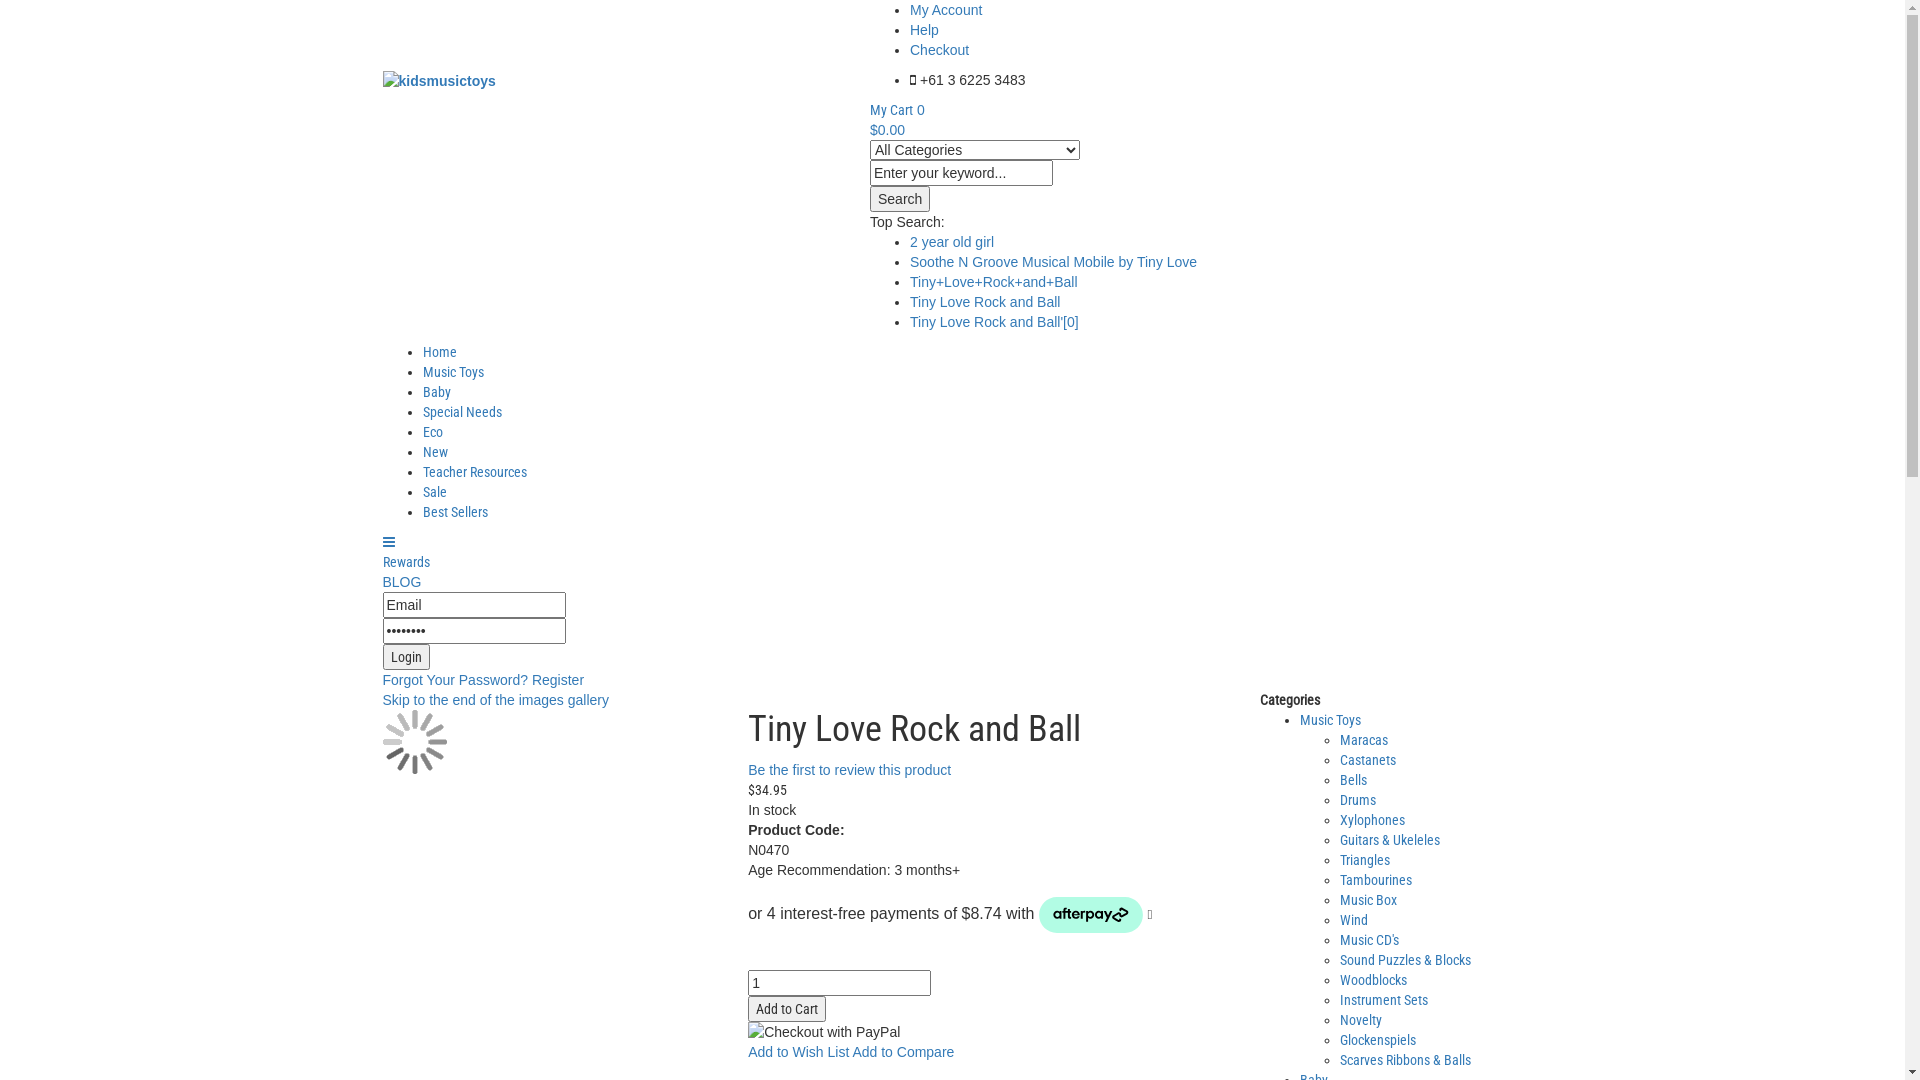  What do you see at coordinates (435, 392) in the screenshot?
I see `'Baby'` at bounding box center [435, 392].